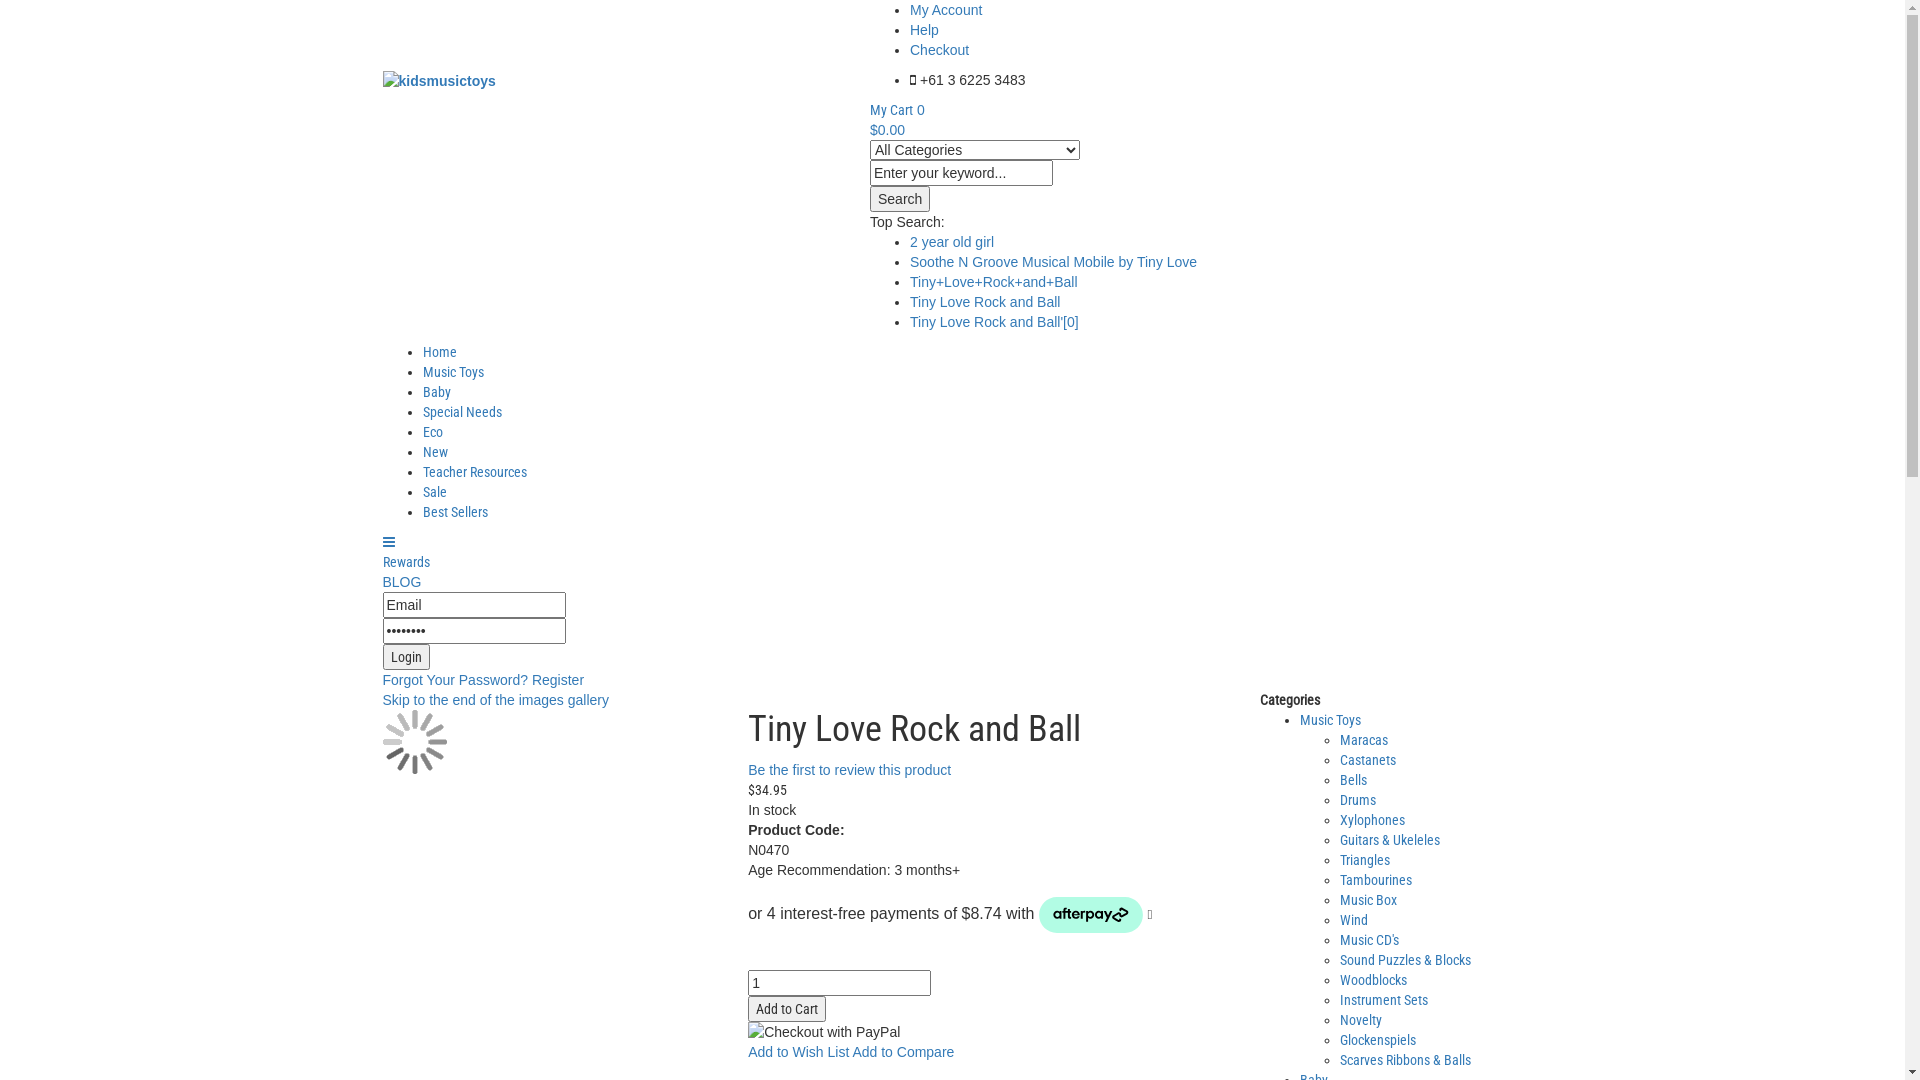  What do you see at coordinates (435, 392) in the screenshot?
I see `'Baby'` at bounding box center [435, 392].